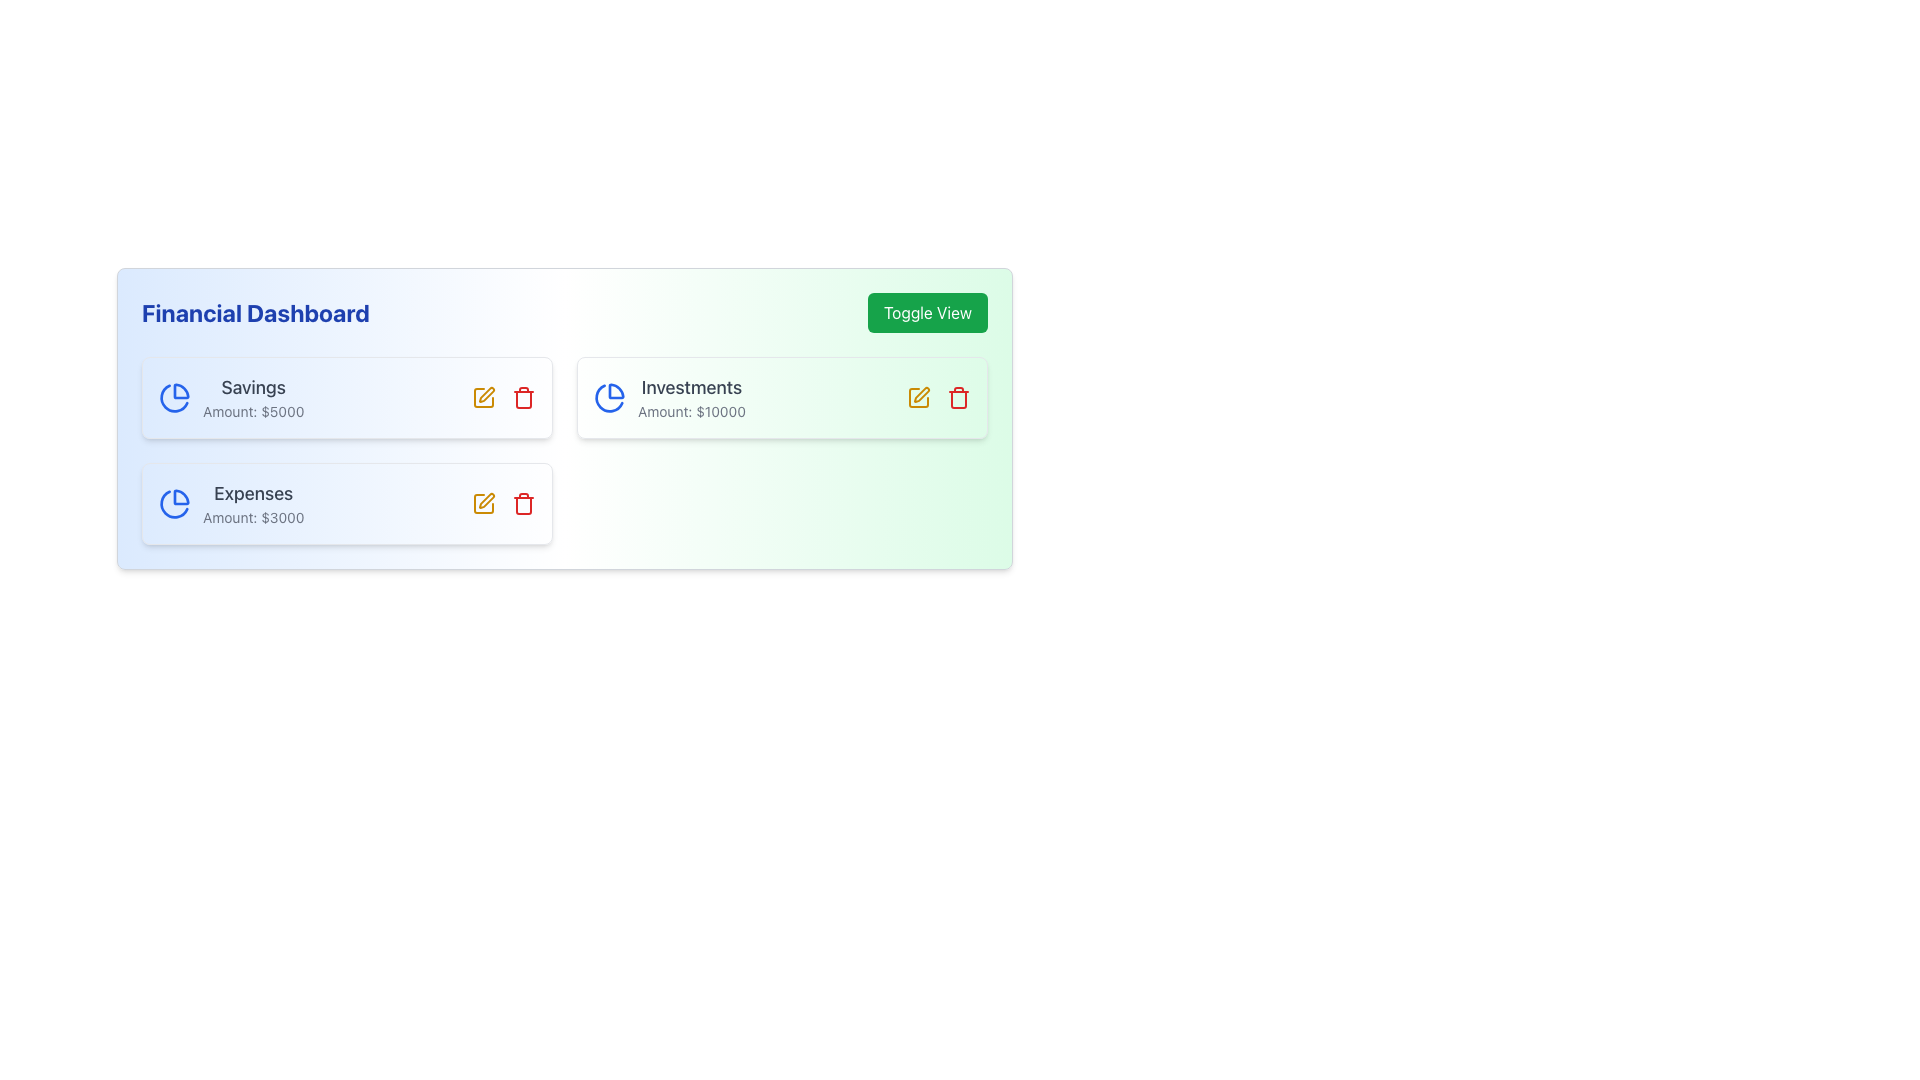 The image size is (1920, 1080). I want to click on the red-colored trash can icon button located on the right side of the 'Investments' section within the dashboard, so click(958, 397).